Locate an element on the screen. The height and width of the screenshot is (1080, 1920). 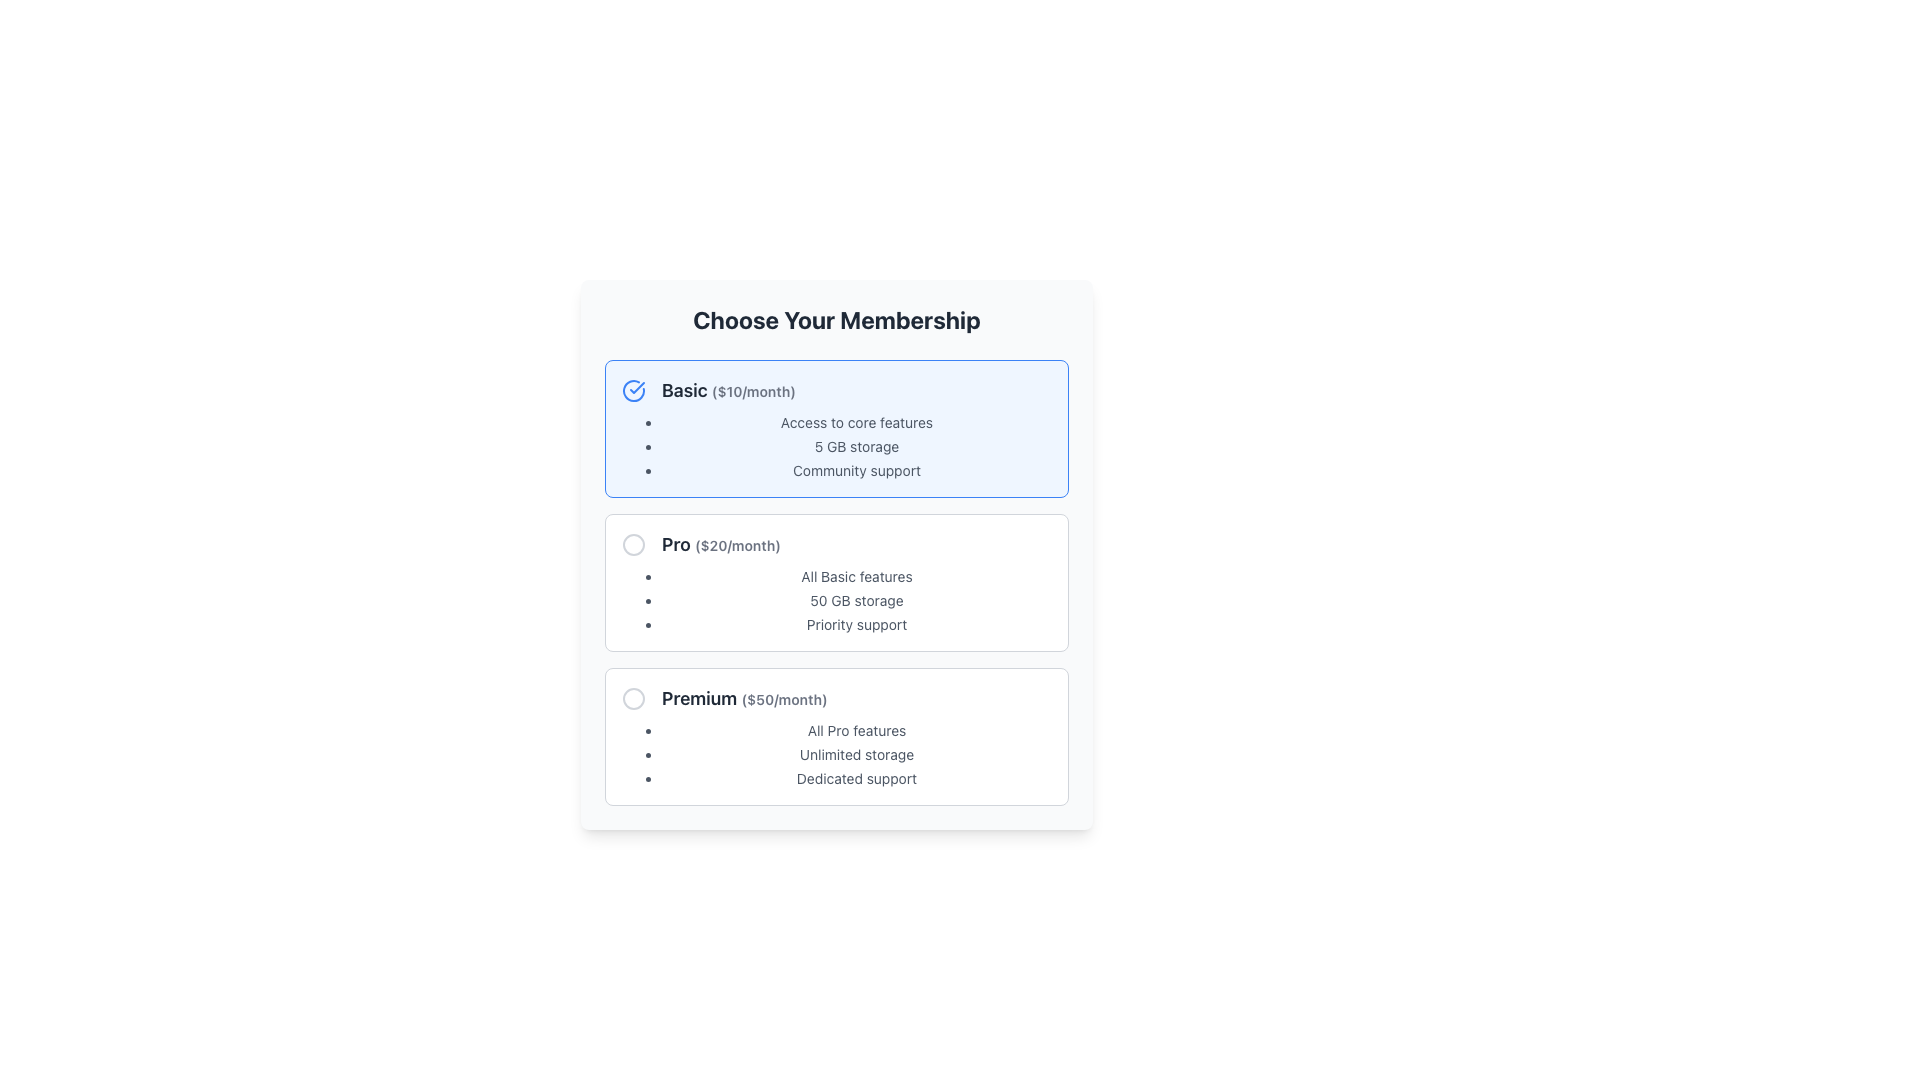
text label displaying 'Community support' in gray font, which is the last item in the bullet-point list under the 'Basic ($10/month)' membership section is located at coordinates (857, 470).